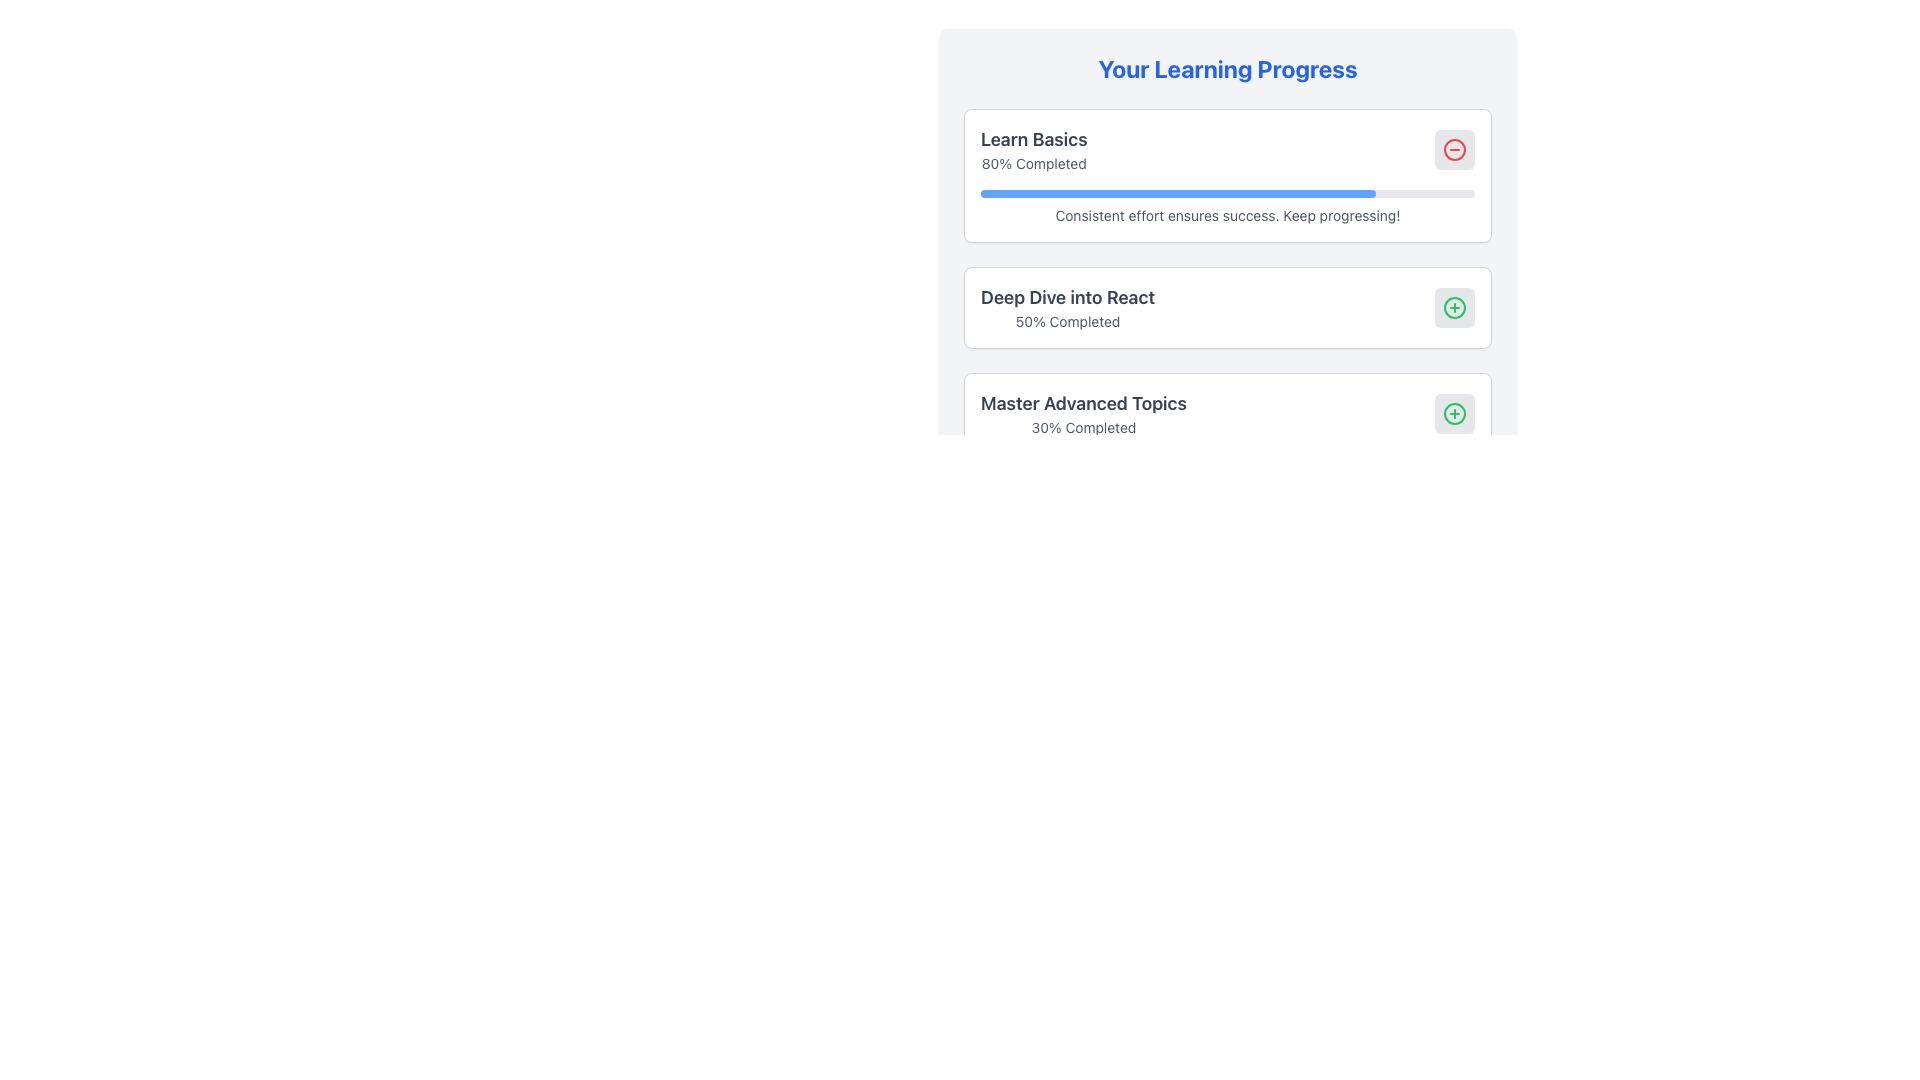 This screenshot has height=1080, width=1920. Describe the element at coordinates (1178, 193) in the screenshot. I see `the filled portion of the progress bar representing 80% completion of the 'Learn Basics' task` at that location.